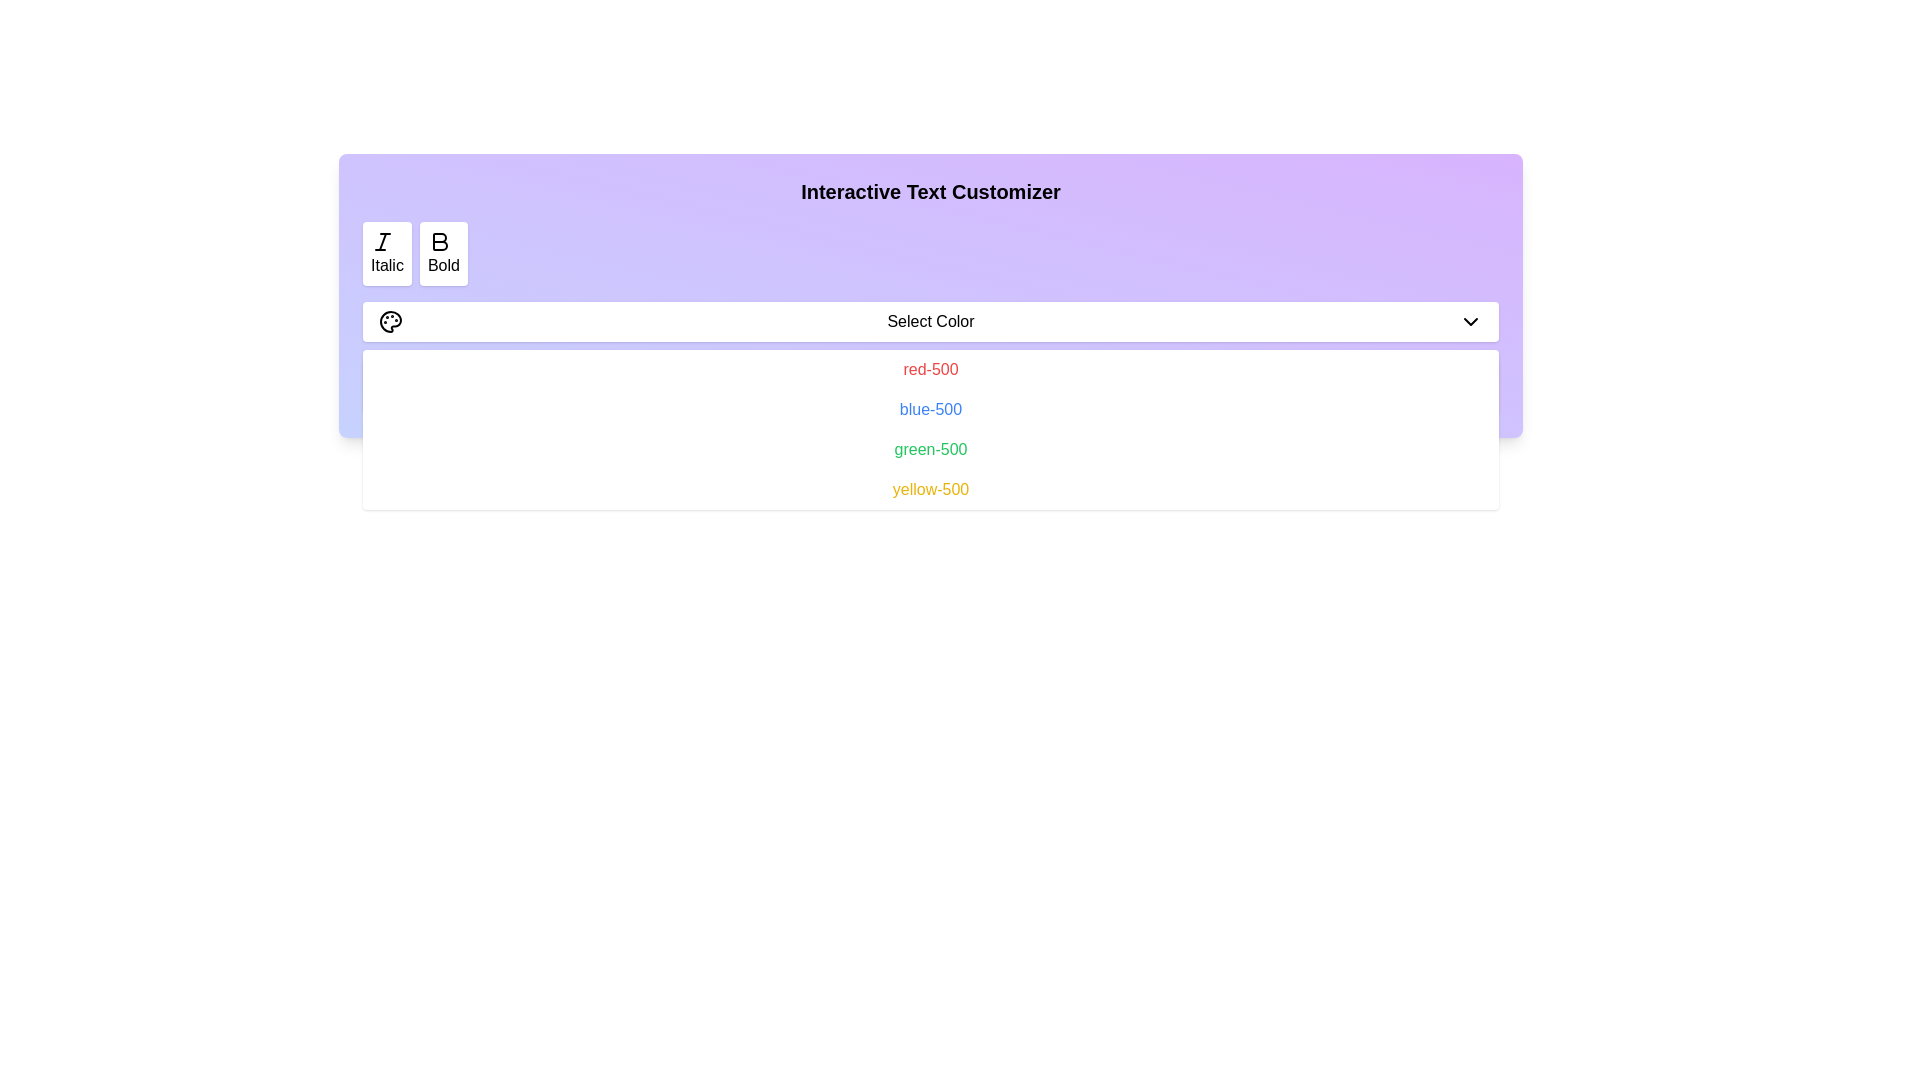 The height and width of the screenshot is (1080, 1920). I want to click on the italicized 'I' icon within the 'Italic' button, so click(383, 241).